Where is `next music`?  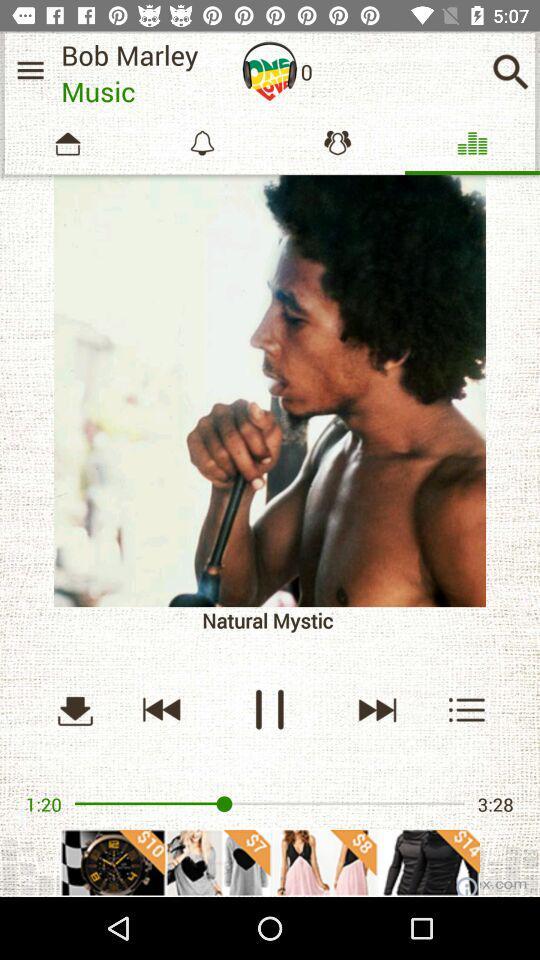
next music is located at coordinates (376, 709).